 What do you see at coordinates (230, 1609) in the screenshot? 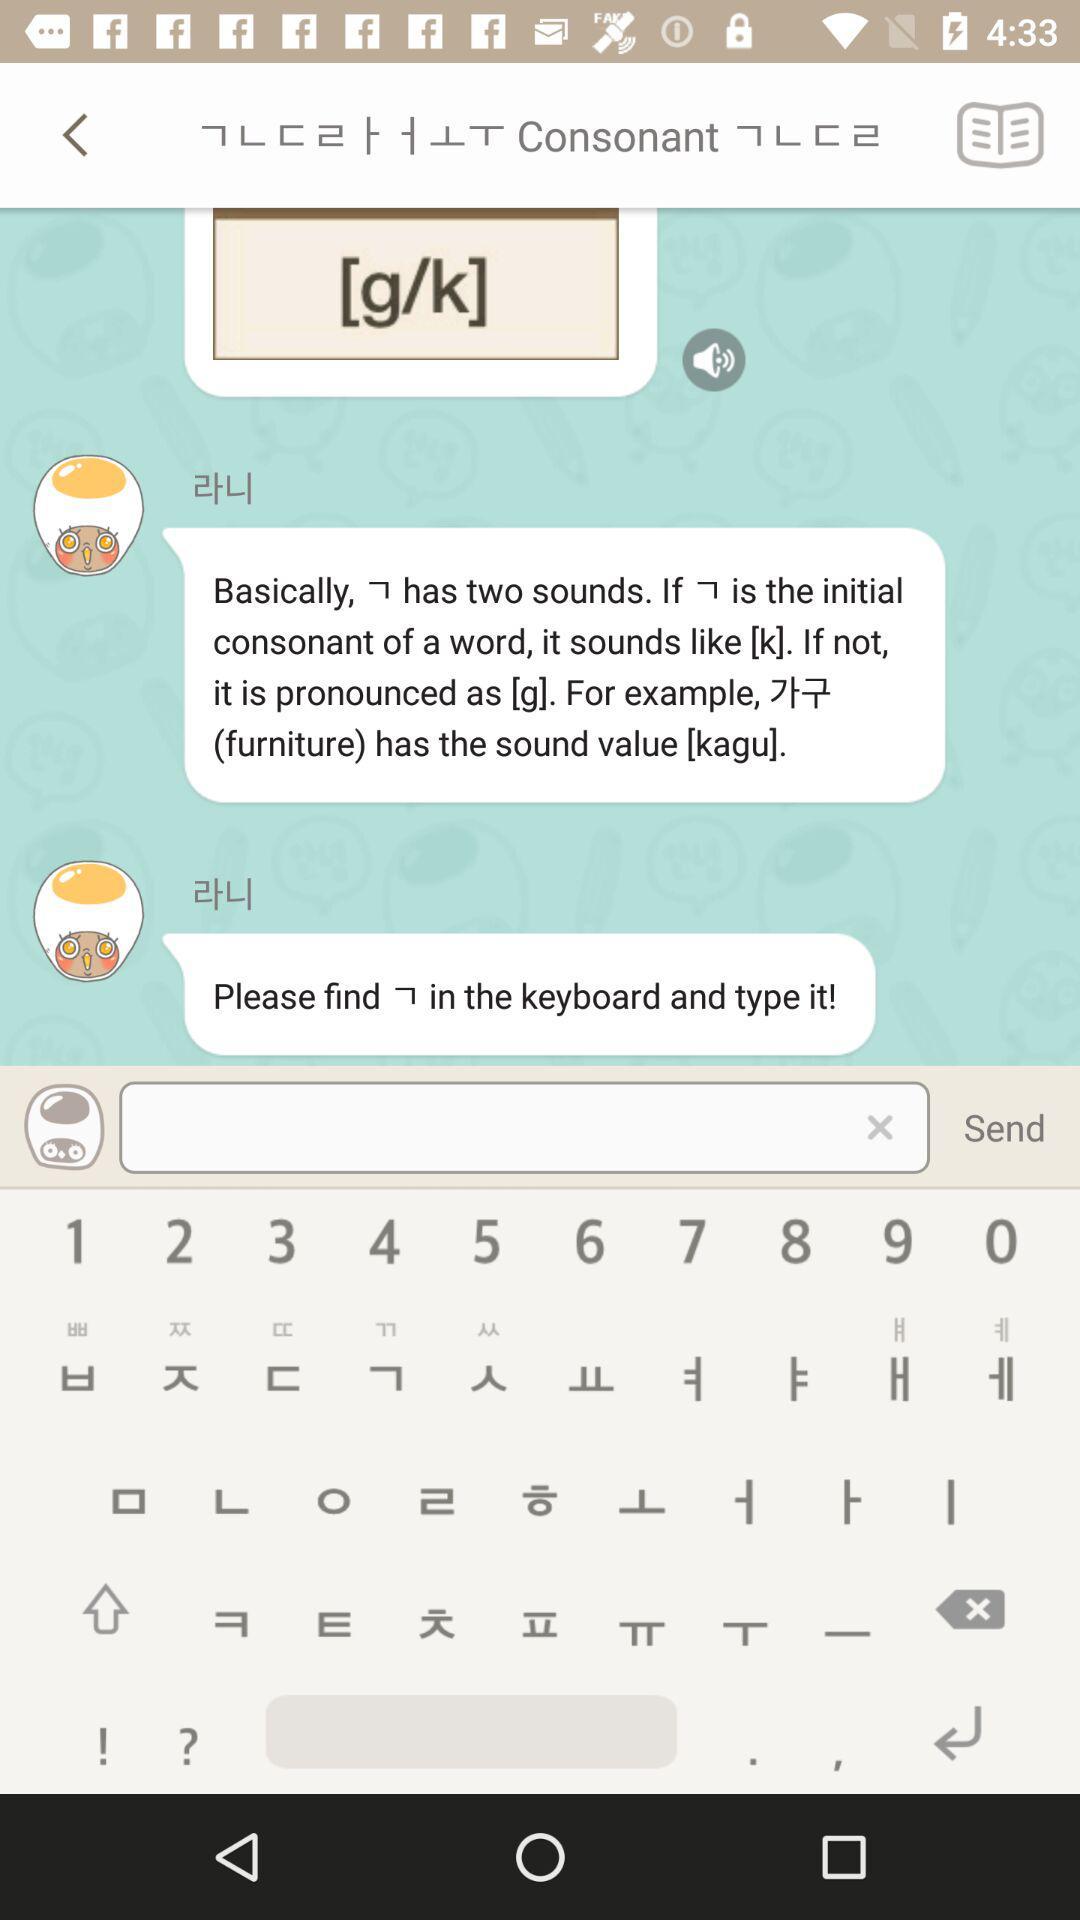
I see `the chat icon` at bounding box center [230, 1609].